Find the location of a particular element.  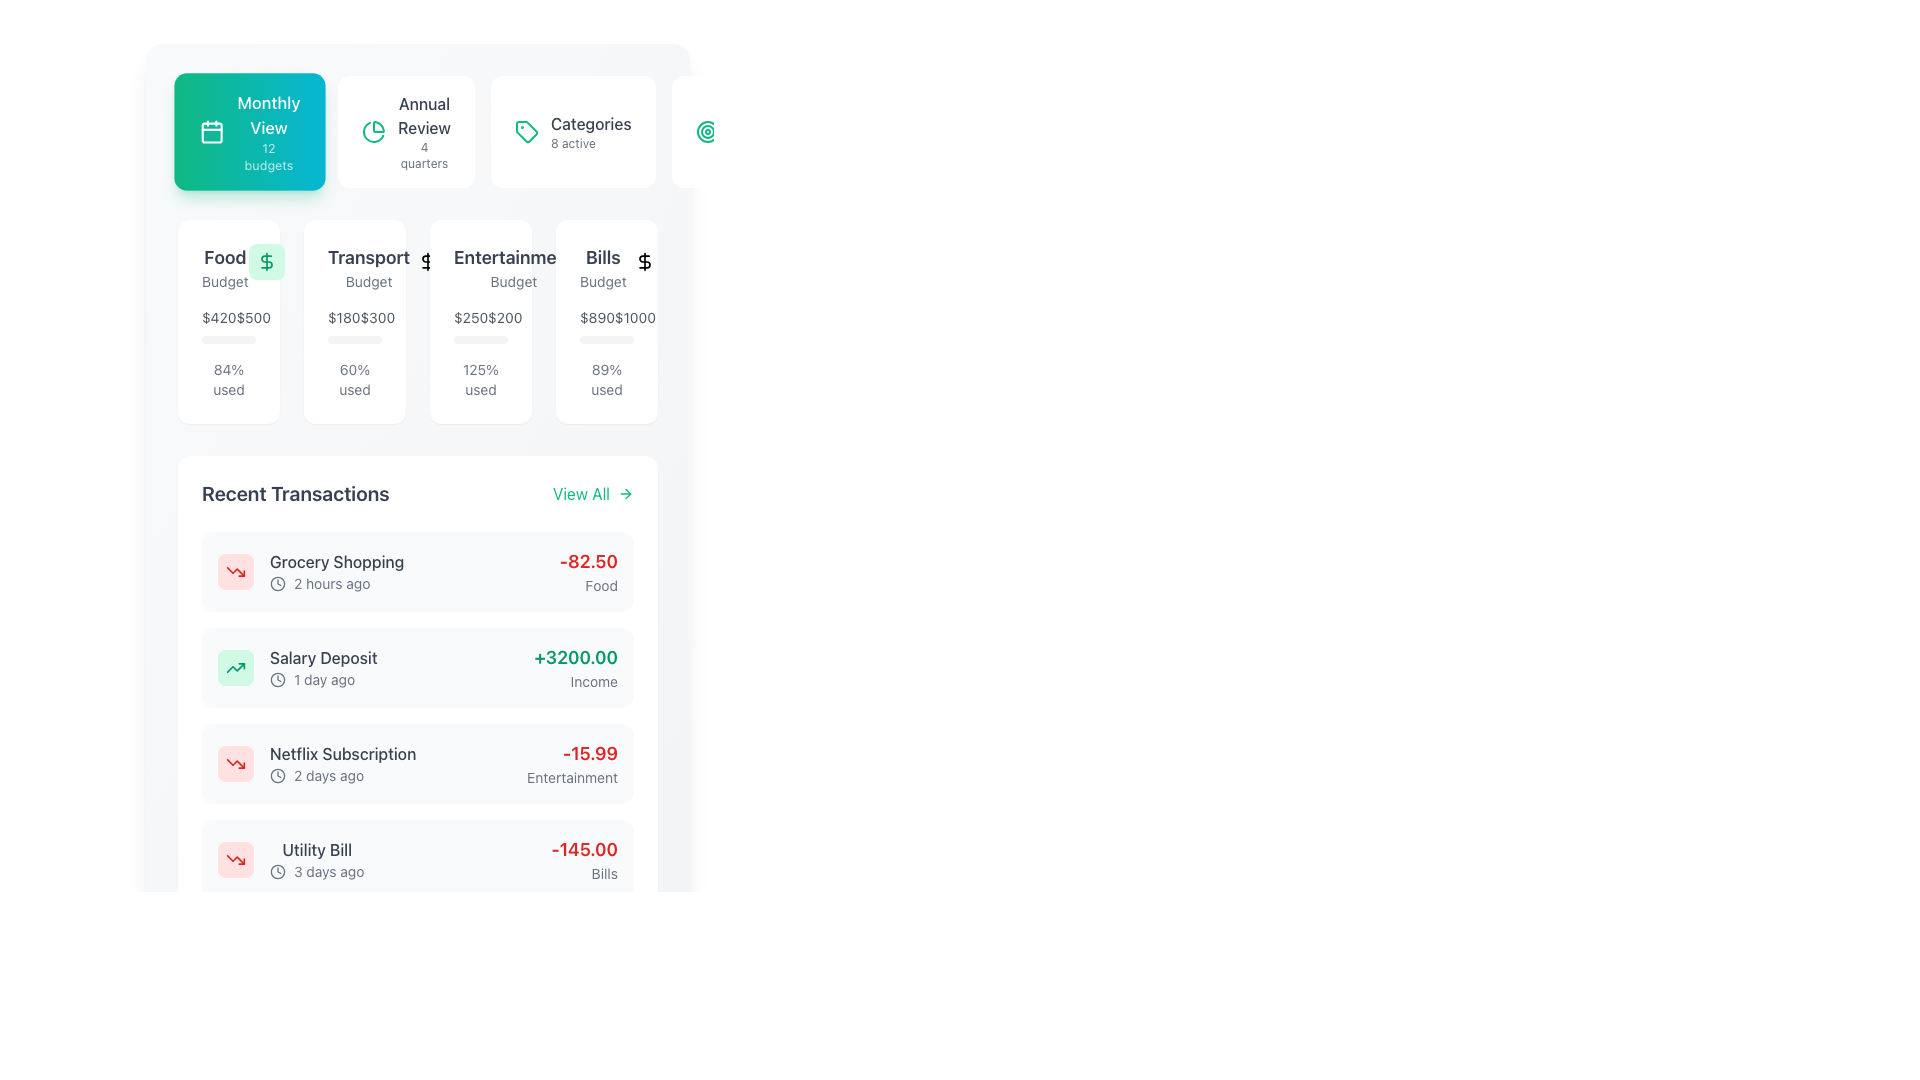

the textual element displaying financial information ('$890' and '$1000') located within the 'Bills' budget category card, positioned above the horizontal progress bar is located at coordinates (605, 316).